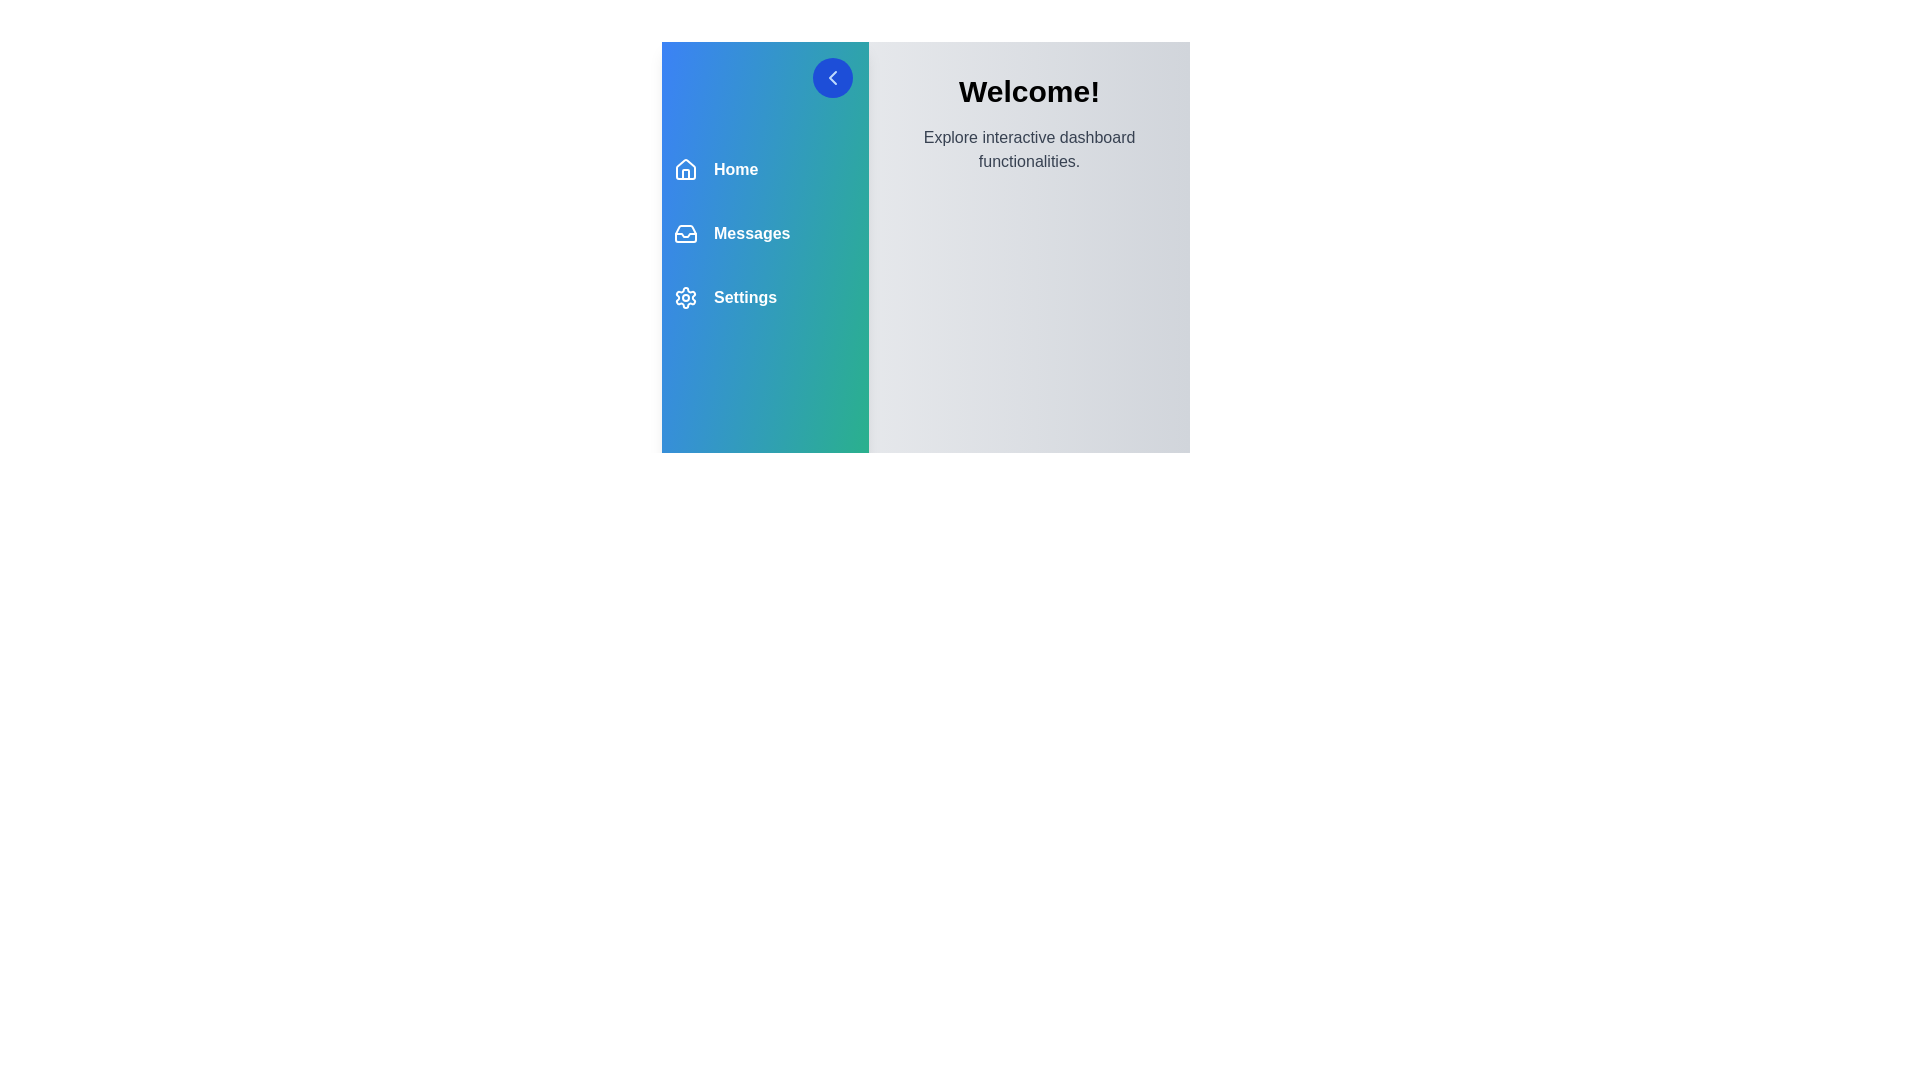 The width and height of the screenshot is (1920, 1080). I want to click on 'Messages' text label, which is styled in bold white font against a green-blue gradient background and is the second item in the vertical sidebar menu, so click(751, 233).